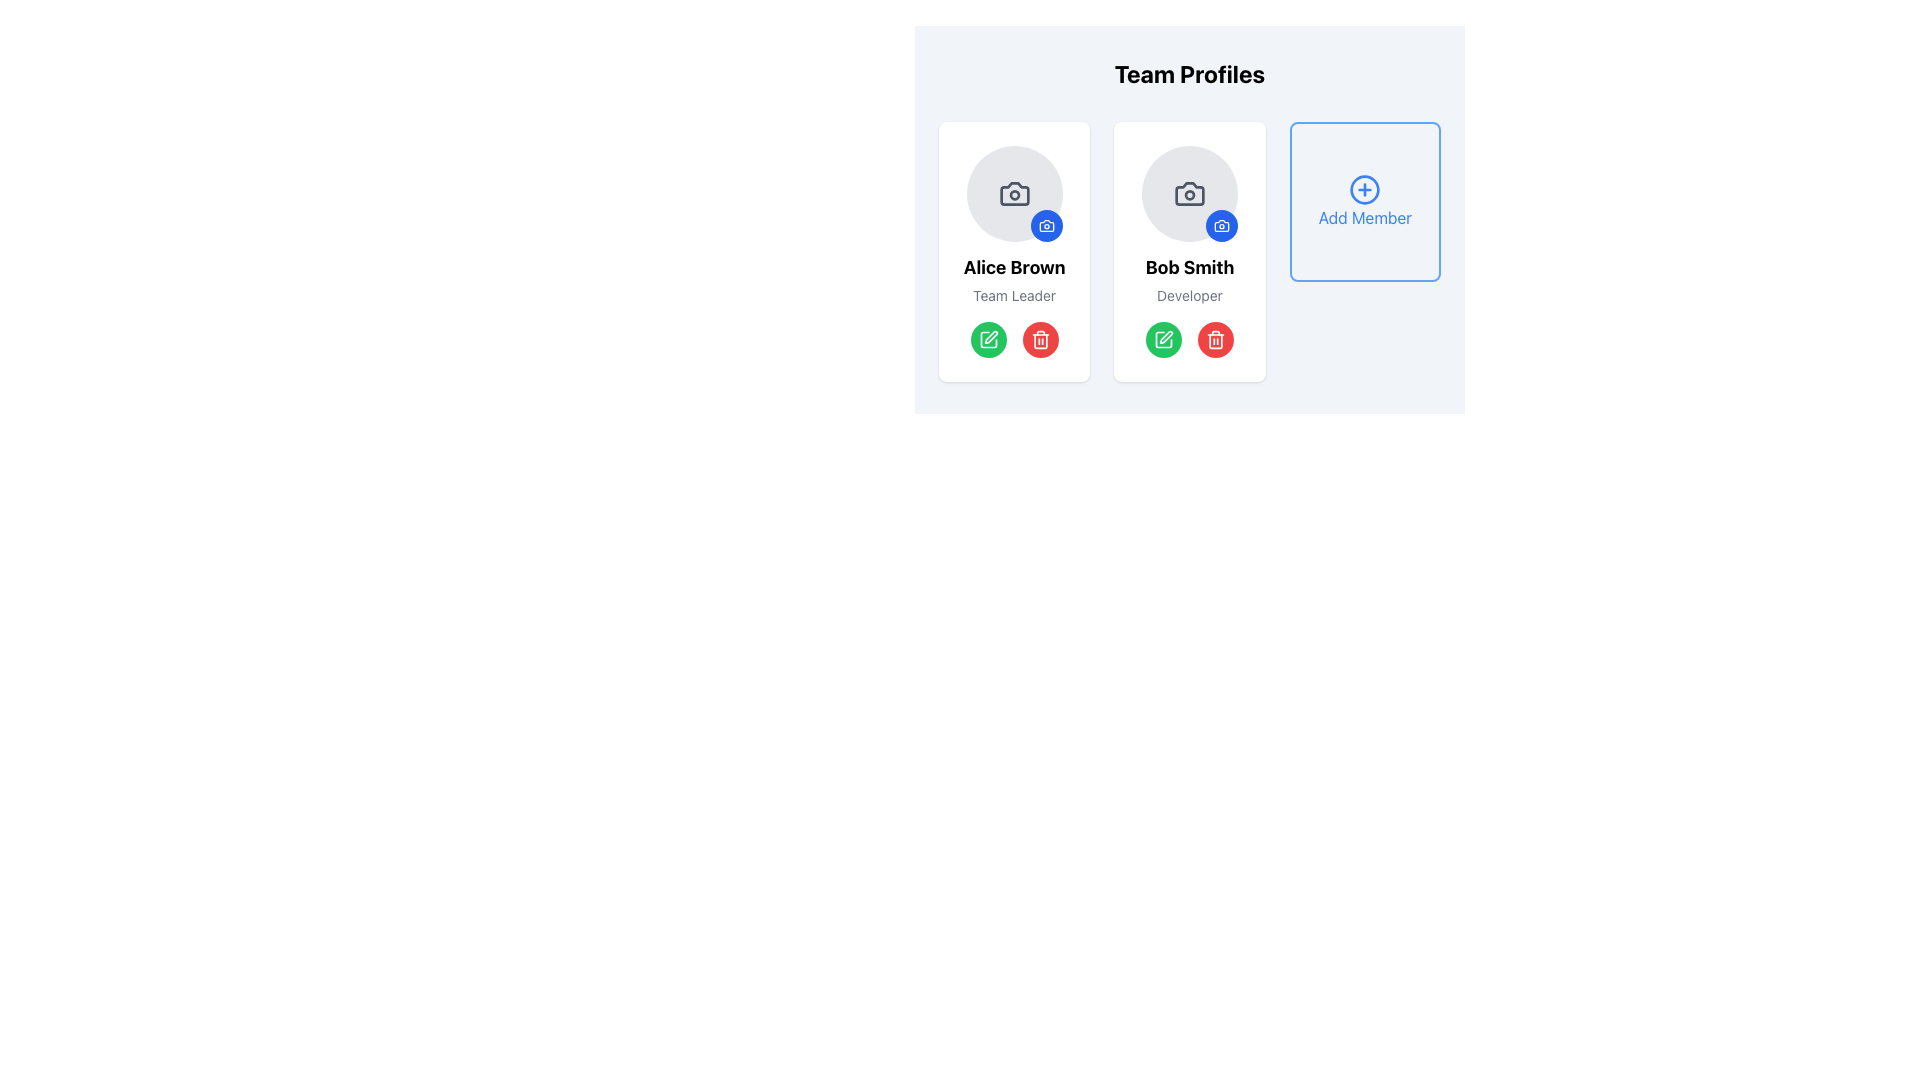  Describe the element at coordinates (1190, 193) in the screenshot. I see `the minimalist camera icon button within the 'Bob Smith' profile card` at that location.